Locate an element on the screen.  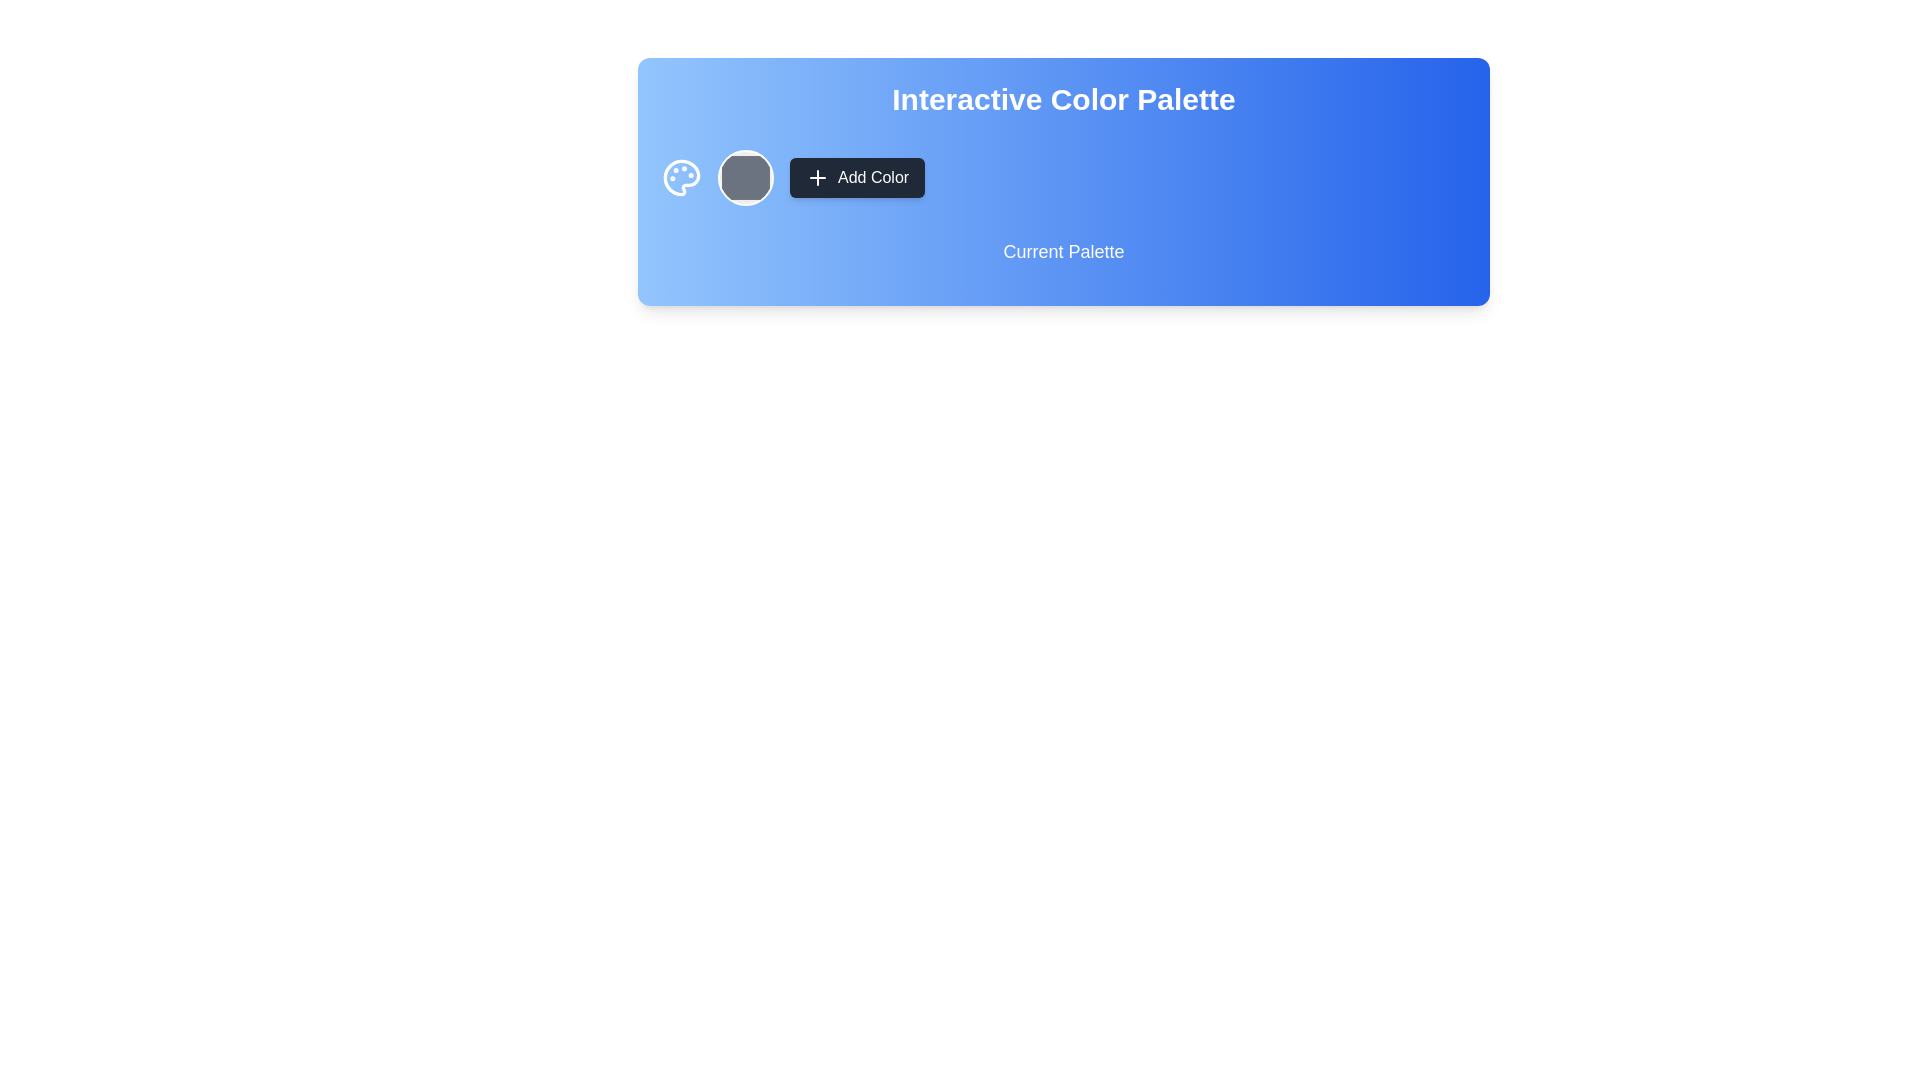
the painter's palette icon, which is the first element in a horizontal row containing a text button labeled 'Add Color' and a color selector circle, positioned at the leftmost side is located at coordinates (681, 176).